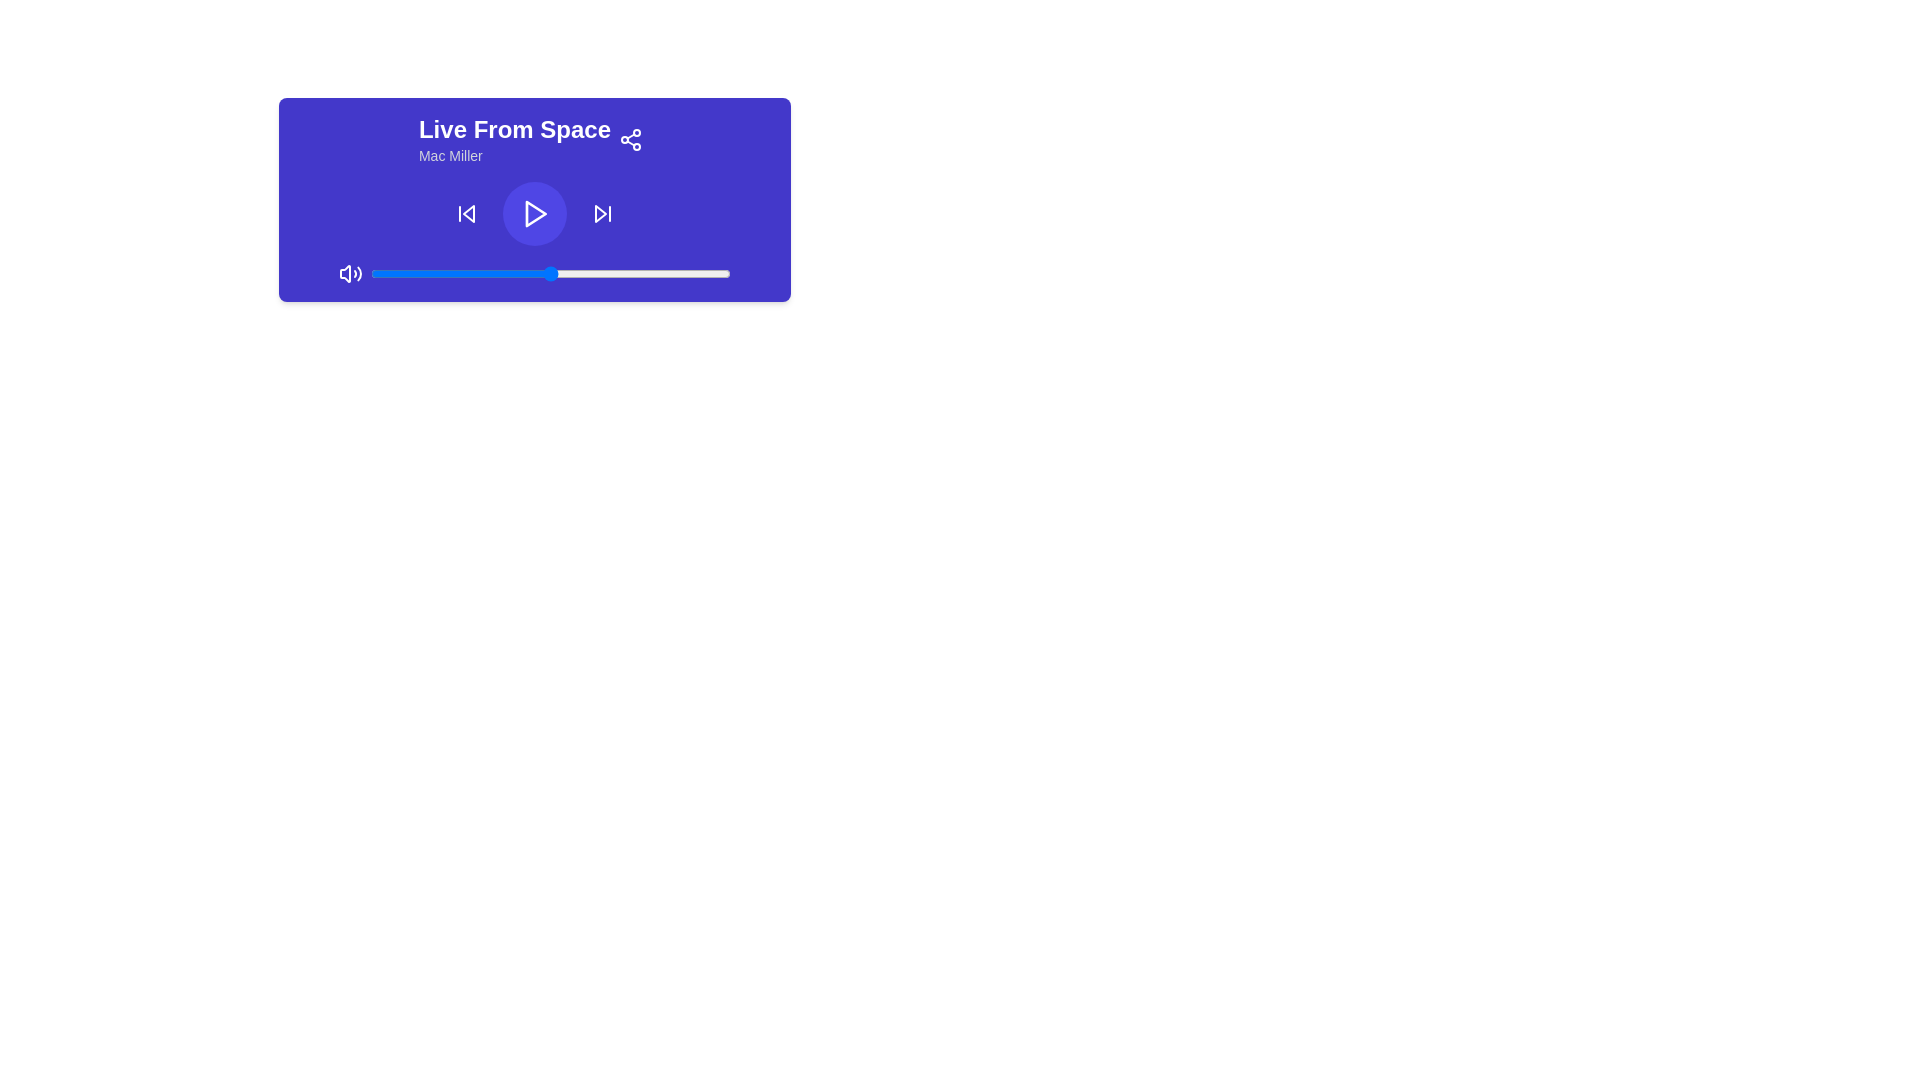  What do you see at coordinates (554, 273) in the screenshot?
I see `the slider value` at bounding box center [554, 273].